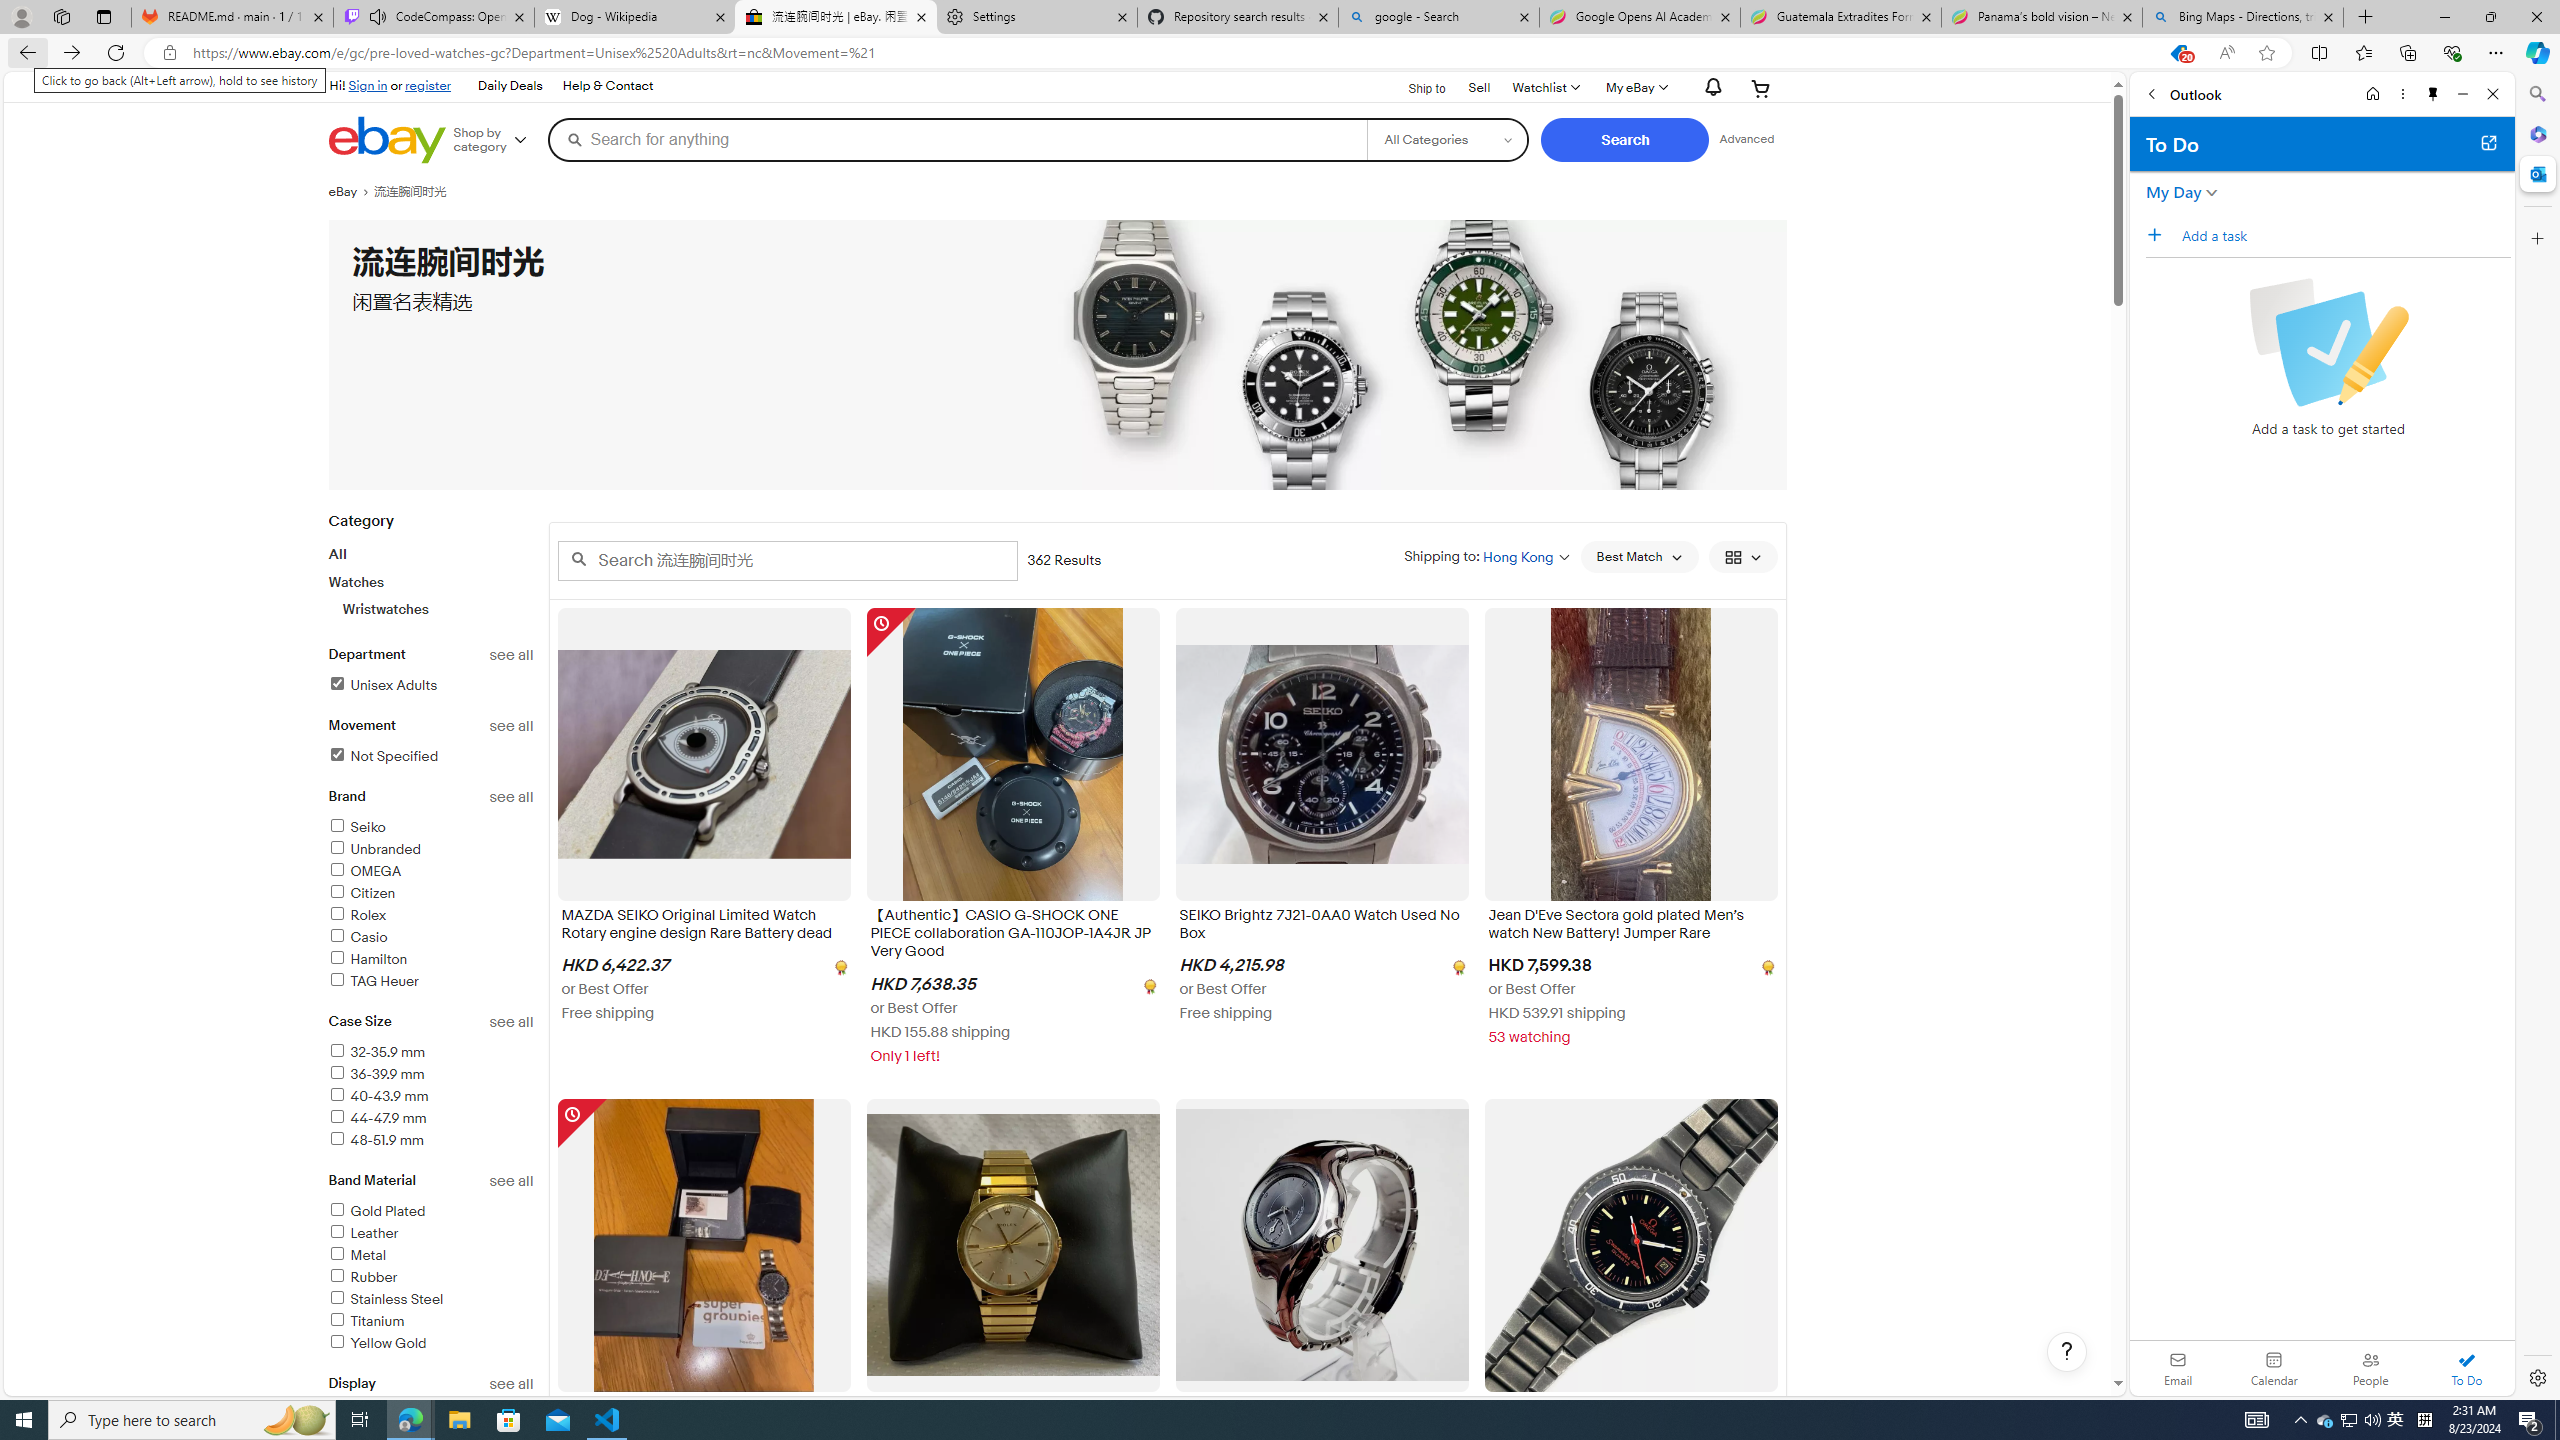  I want to click on 'Stainless Steel', so click(431, 1301).